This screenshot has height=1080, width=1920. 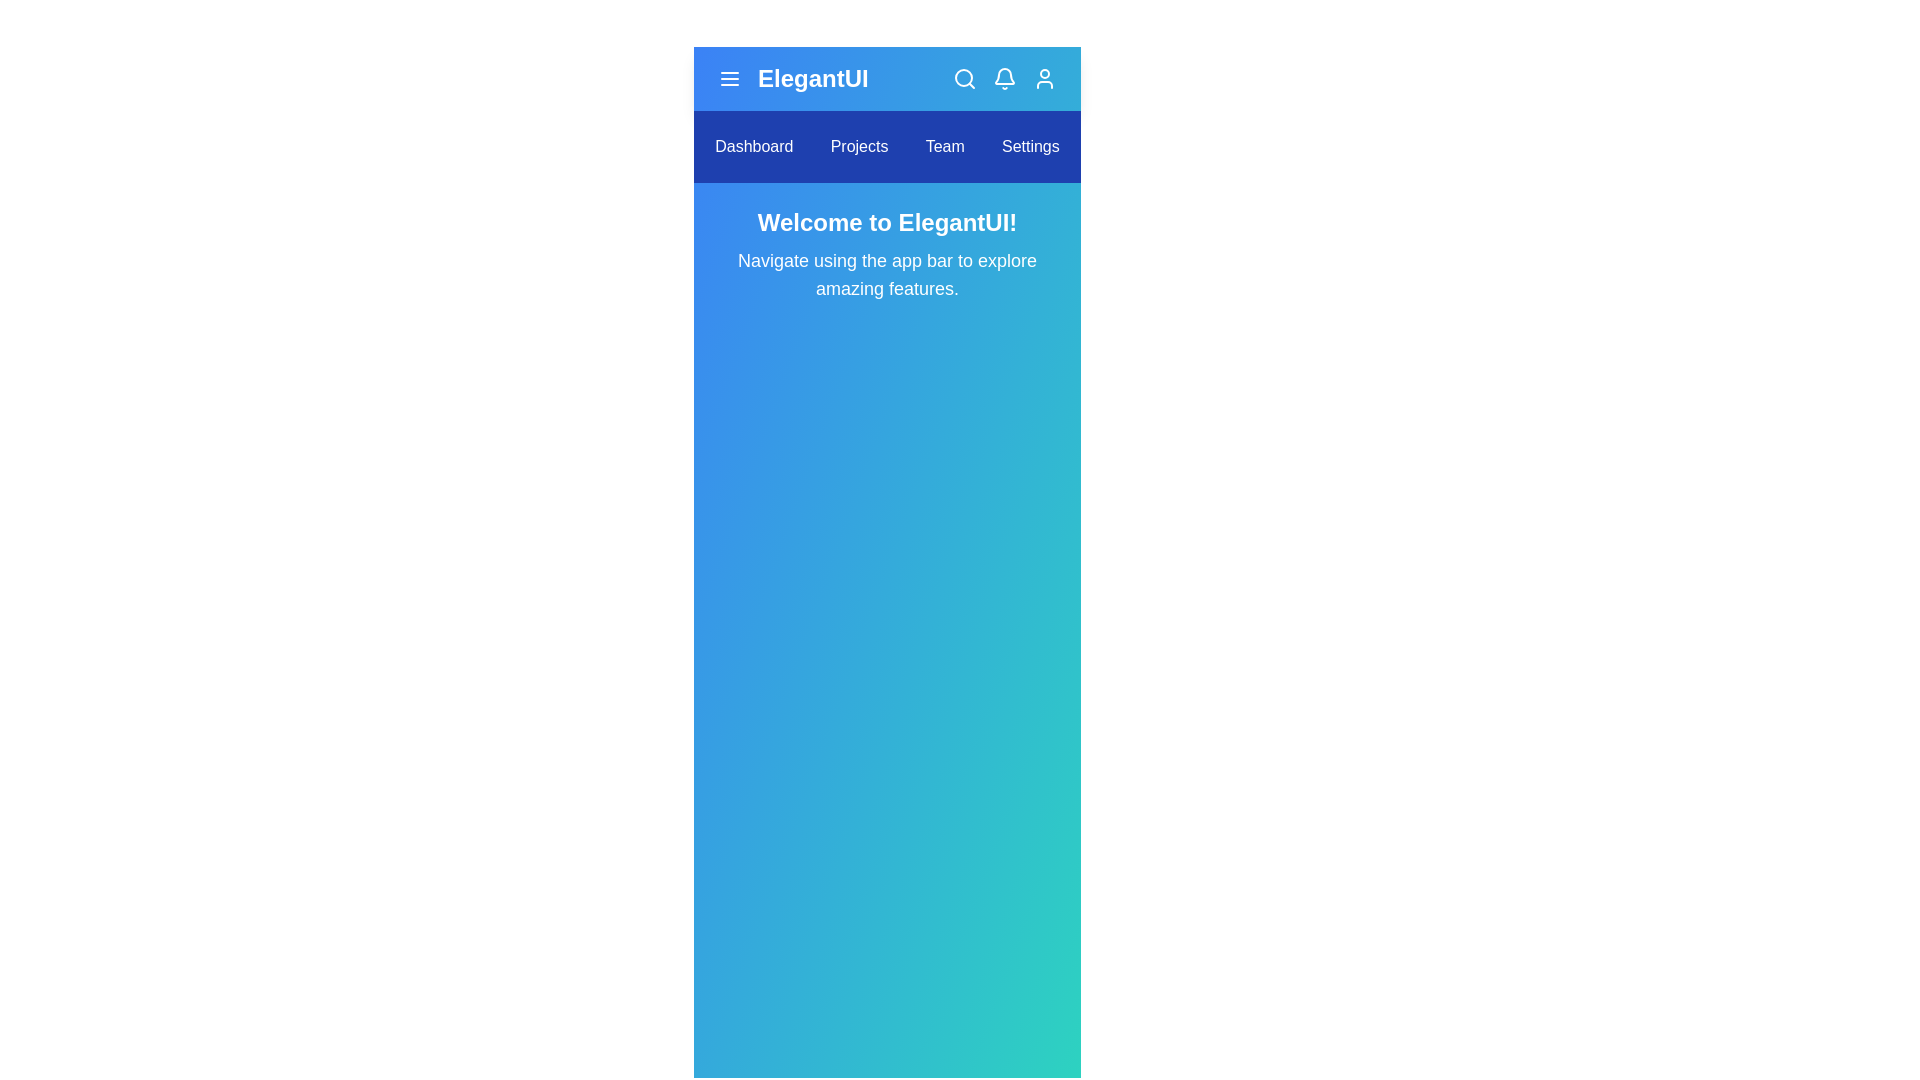 What do you see at coordinates (728, 77) in the screenshot?
I see `the Menu icon to toggle the menu visibility` at bounding box center [728, 77].